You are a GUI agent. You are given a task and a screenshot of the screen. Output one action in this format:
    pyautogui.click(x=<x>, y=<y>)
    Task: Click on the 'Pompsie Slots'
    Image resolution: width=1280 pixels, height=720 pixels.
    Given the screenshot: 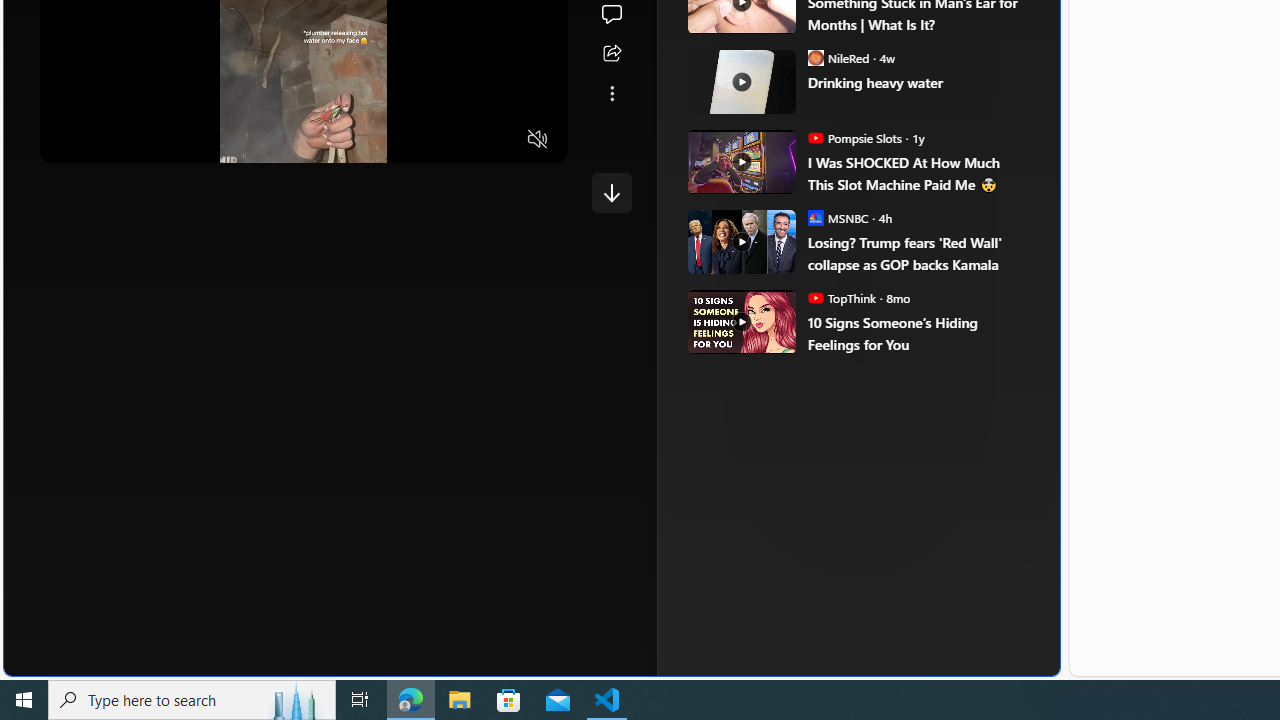 What is the action you would take?
    pyautogui.click(x=816, y=137)
    